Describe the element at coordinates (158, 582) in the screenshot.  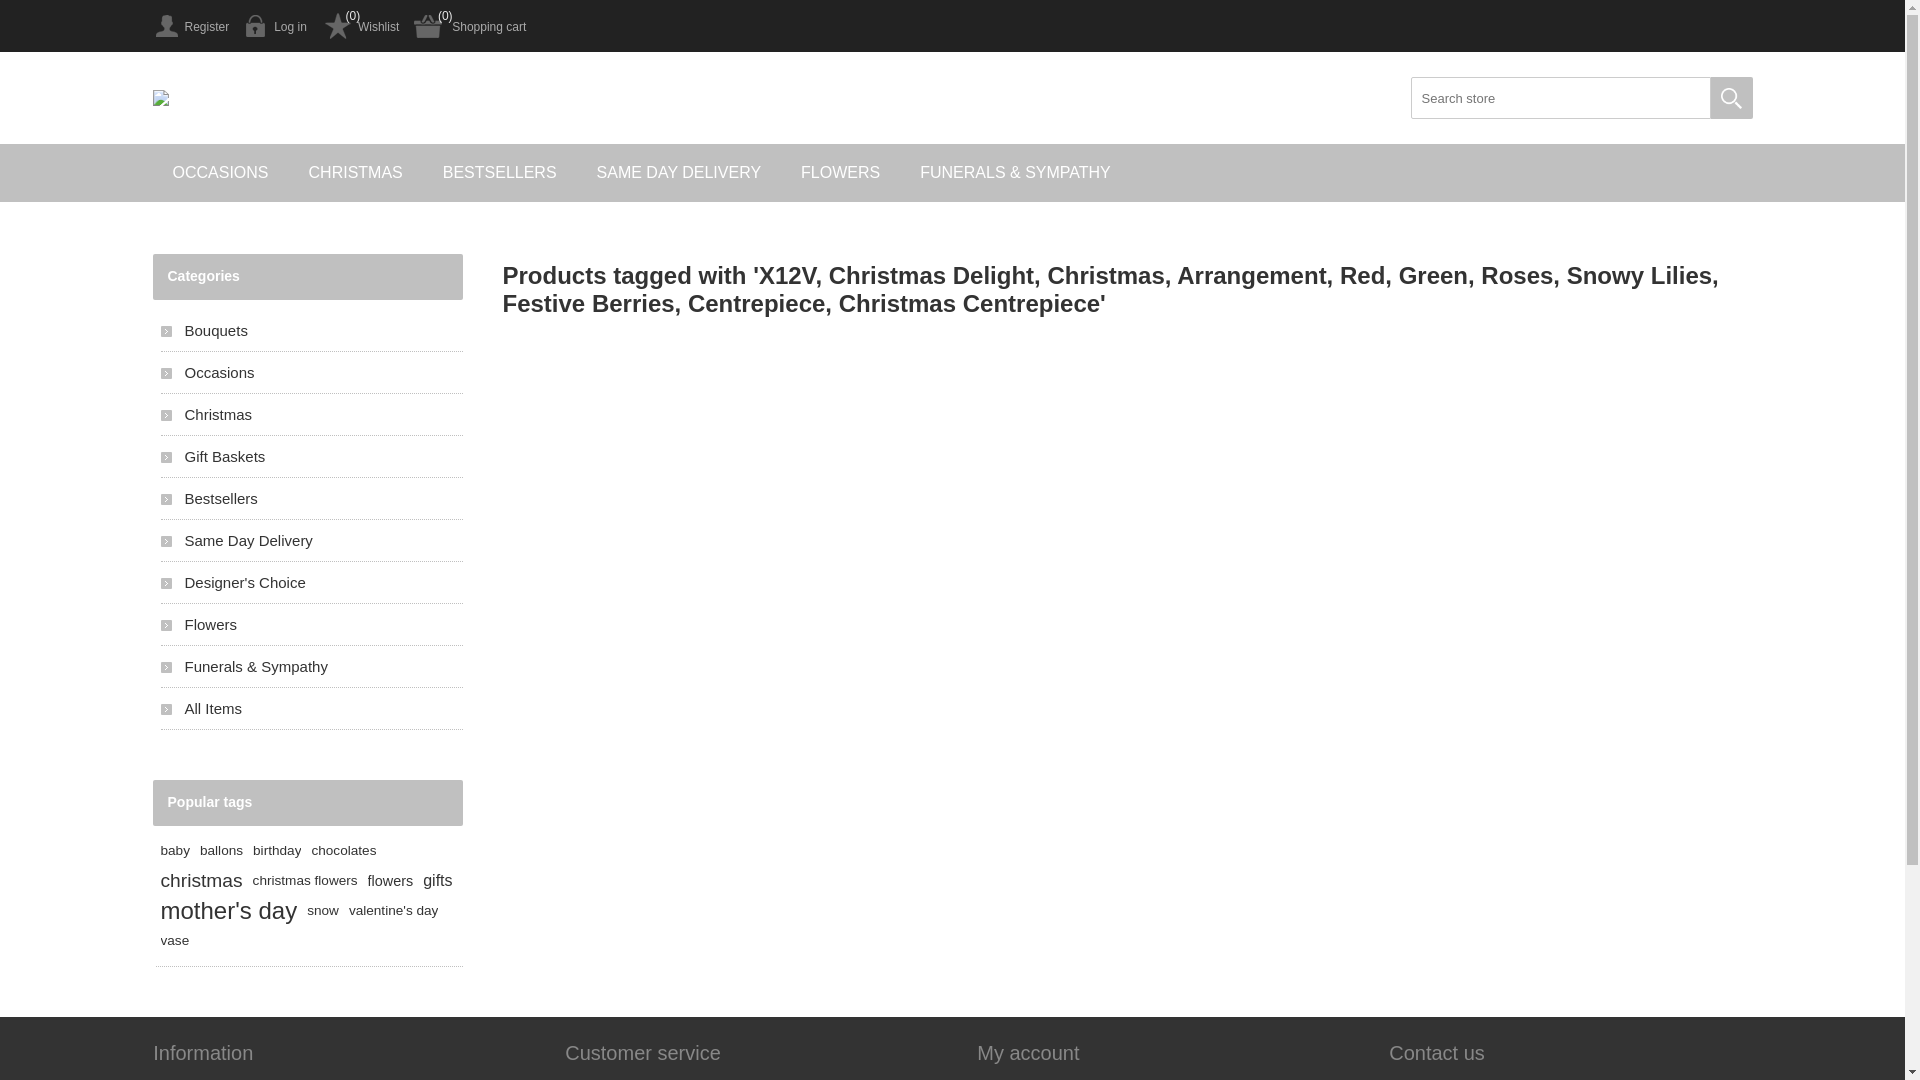
I see `'Designer's Choice'` at that location.